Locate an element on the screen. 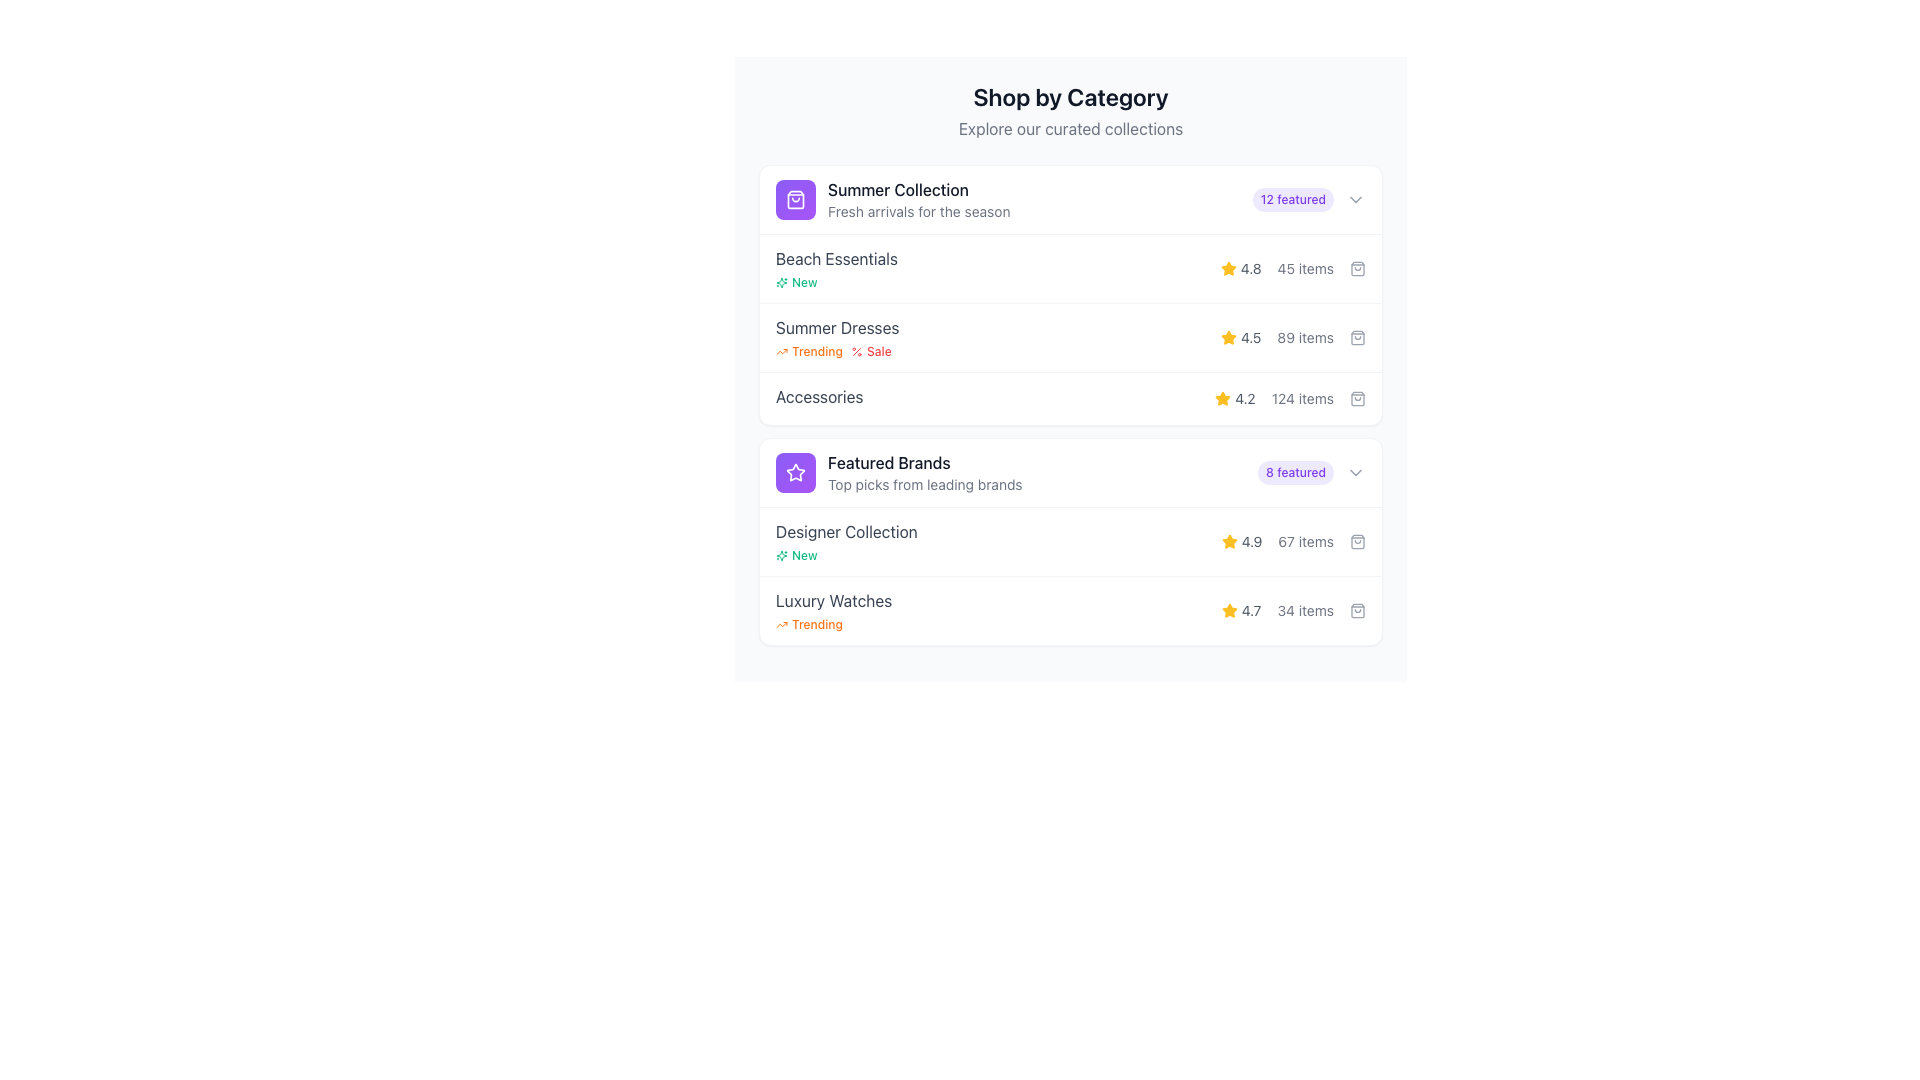  the Item metadata display component for 'Accessories' is located at coordinates (1290, 398).